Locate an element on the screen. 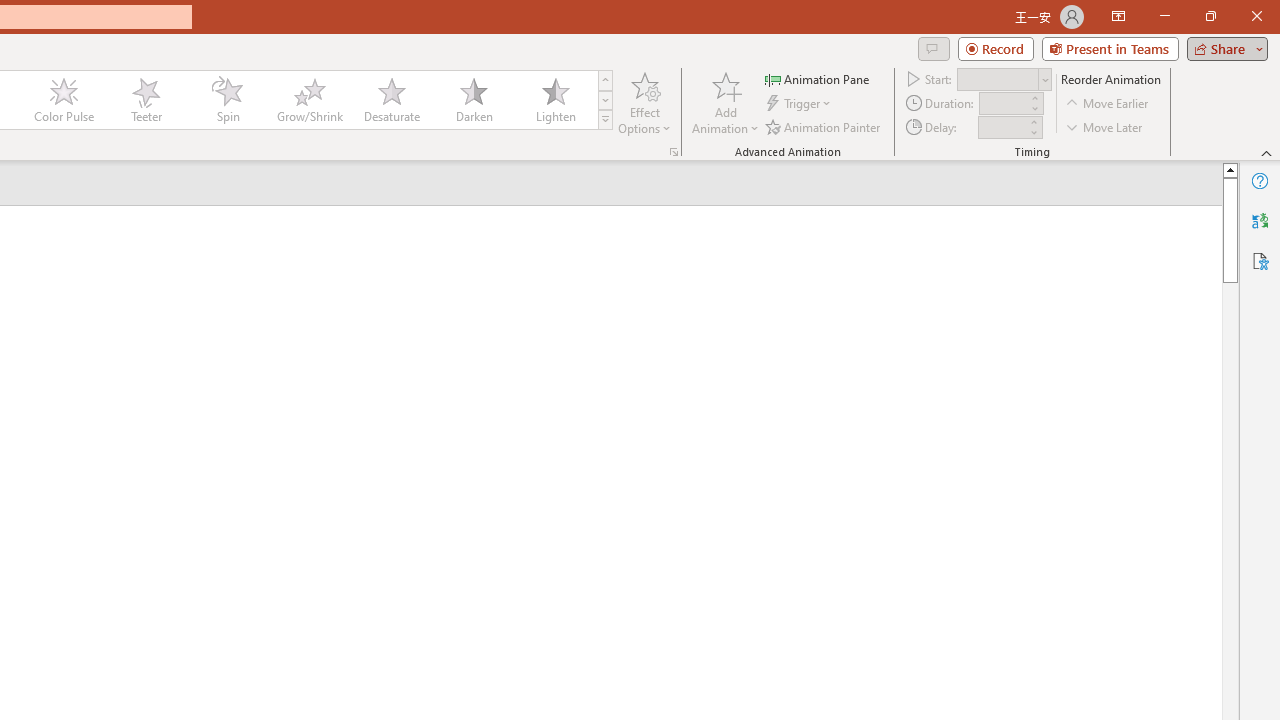 The height and width of the screenshot is (720, 1280). 'Spin' is located at coordinates (227, 100).